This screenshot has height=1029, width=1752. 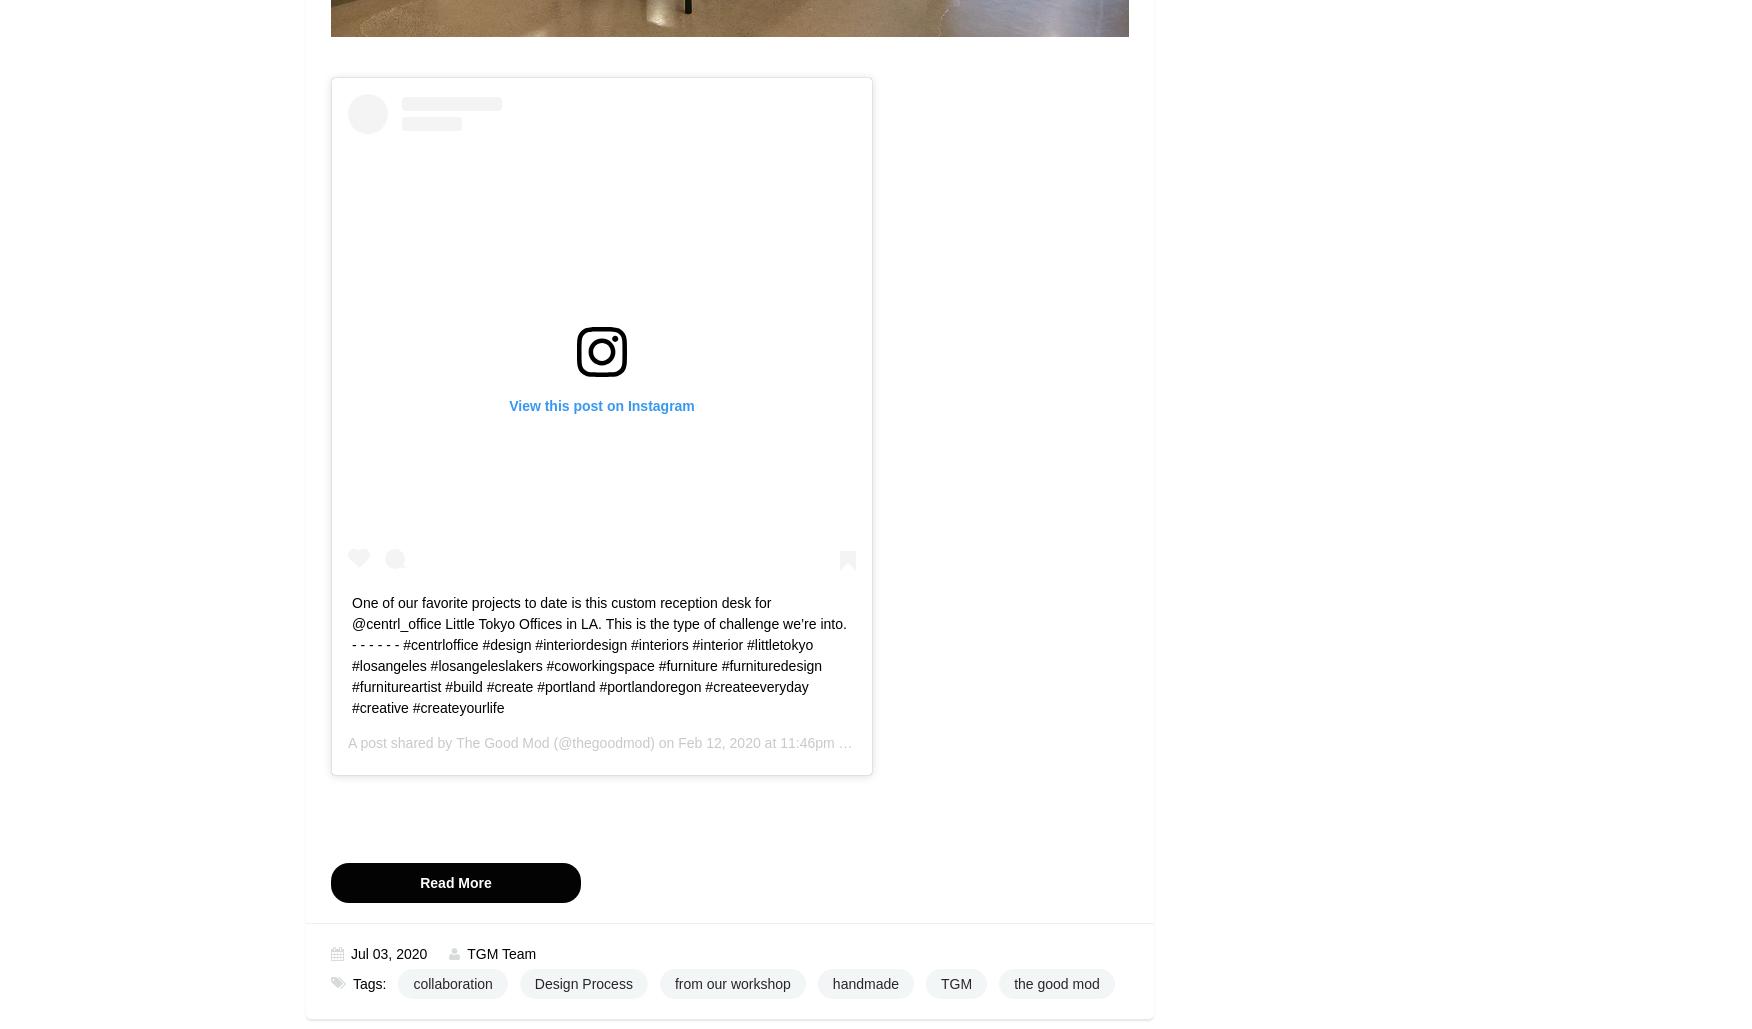 I want to click on 'Tags:', so click(x=353, y=983).